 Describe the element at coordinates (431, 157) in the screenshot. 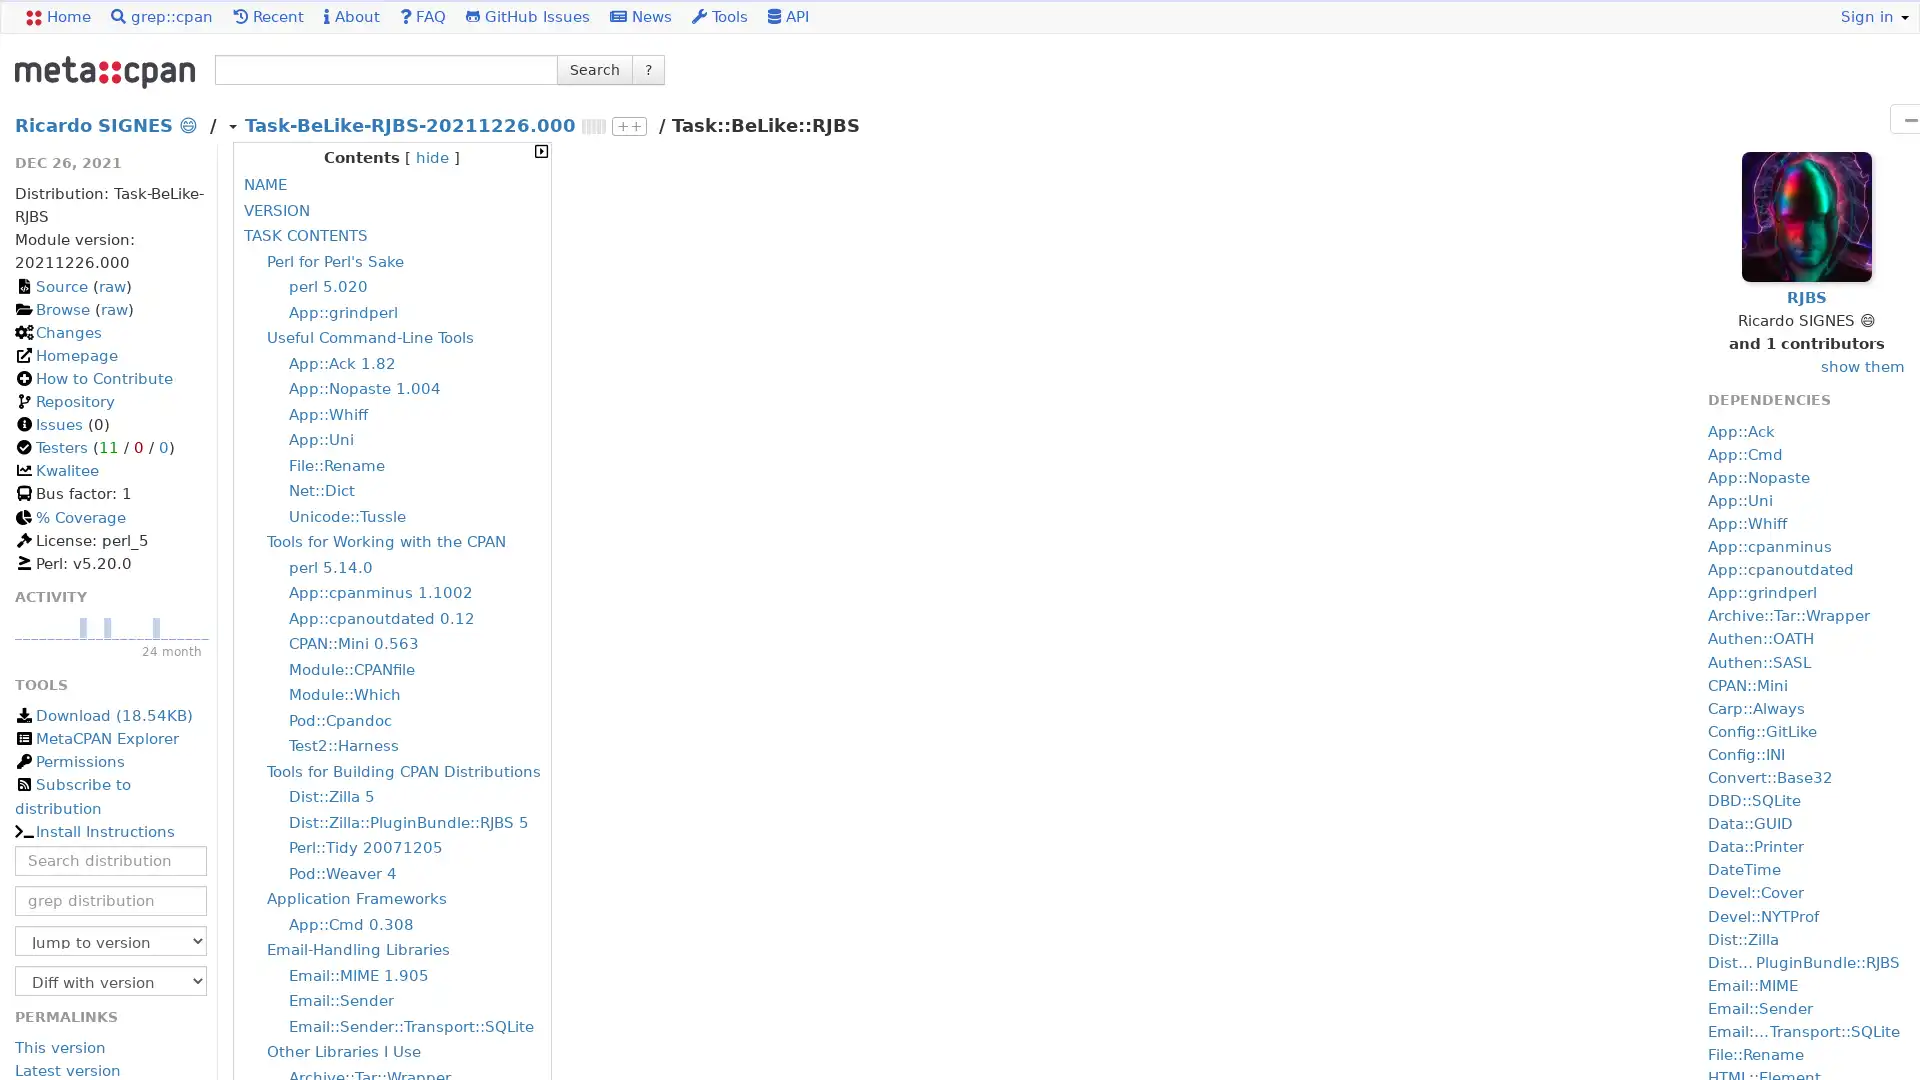

I see `hide` at that location.